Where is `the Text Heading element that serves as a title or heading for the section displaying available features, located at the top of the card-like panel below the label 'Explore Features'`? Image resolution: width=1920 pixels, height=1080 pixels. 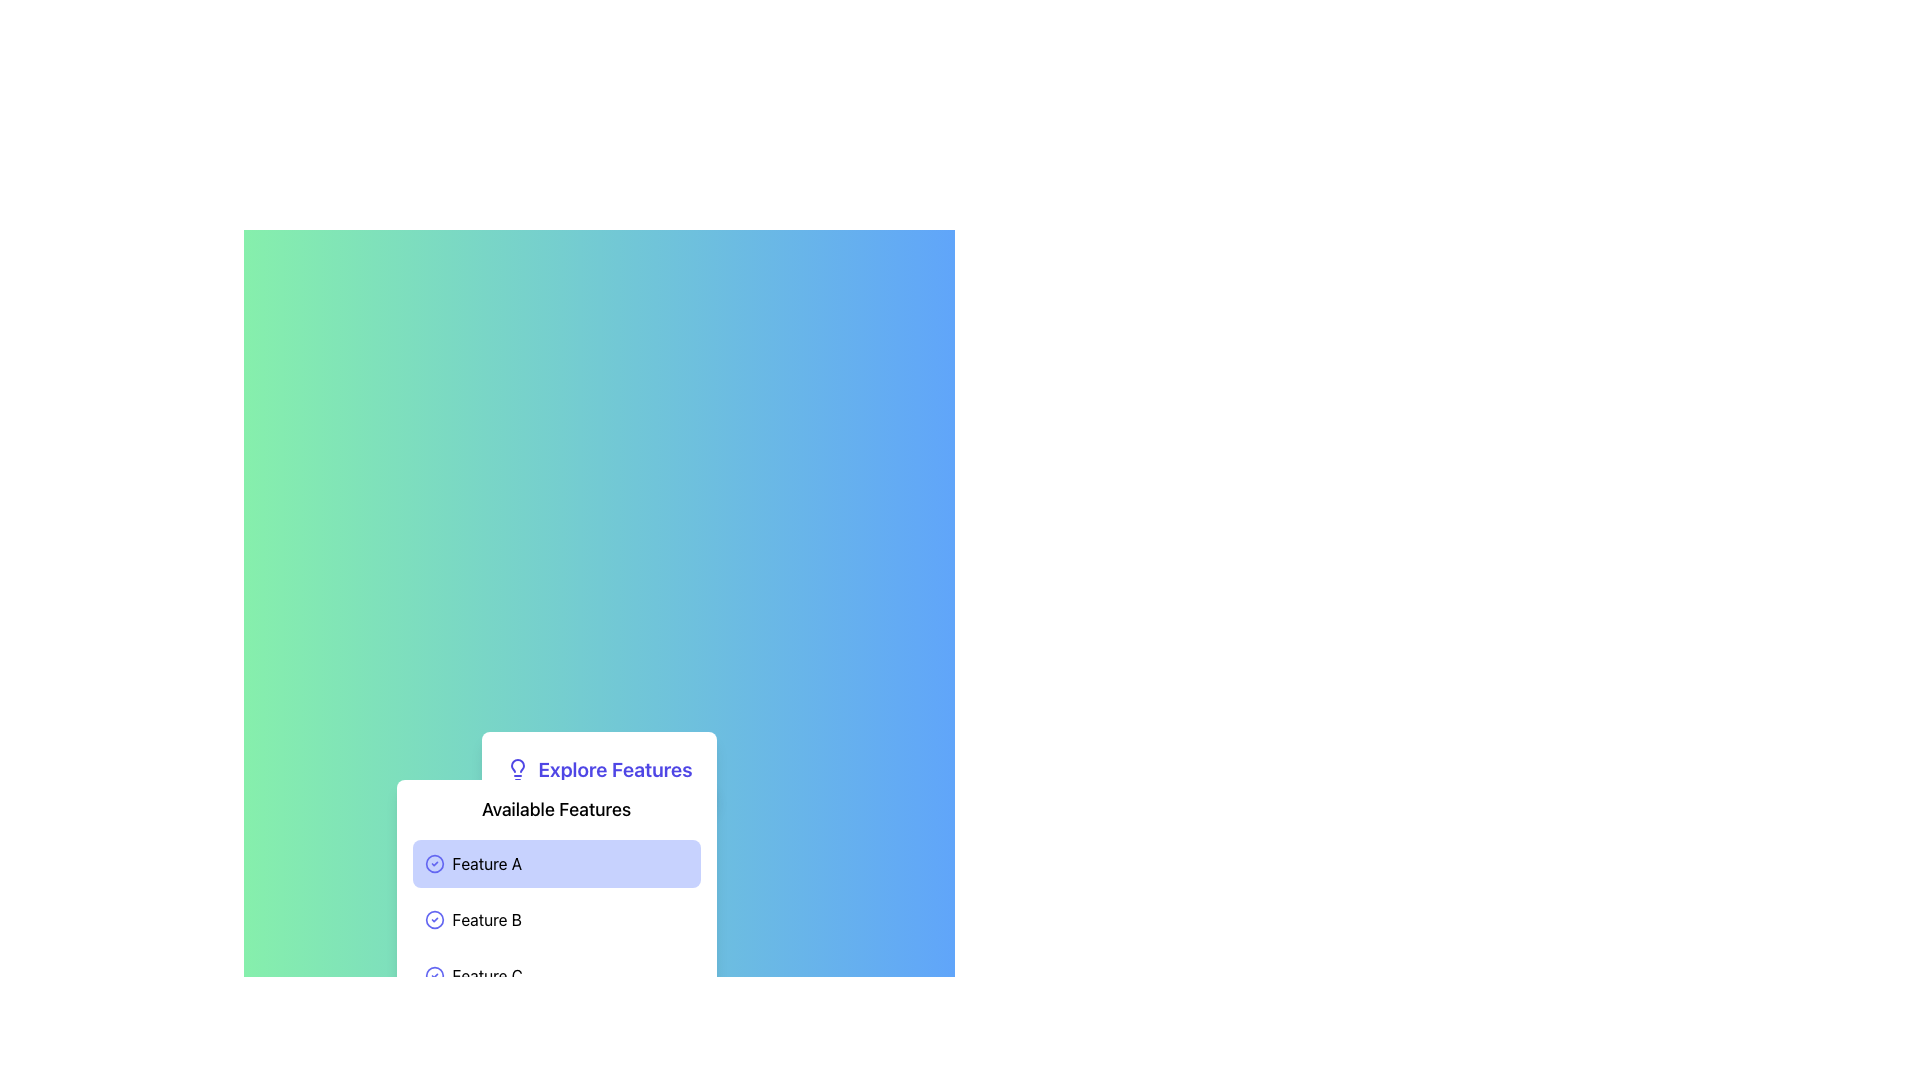
the Text Heading element that serves as a title or heading for the section displaying available features, located at the top of the card-like panel below the label 'Explore Features' is located at coordinates (556, 810).